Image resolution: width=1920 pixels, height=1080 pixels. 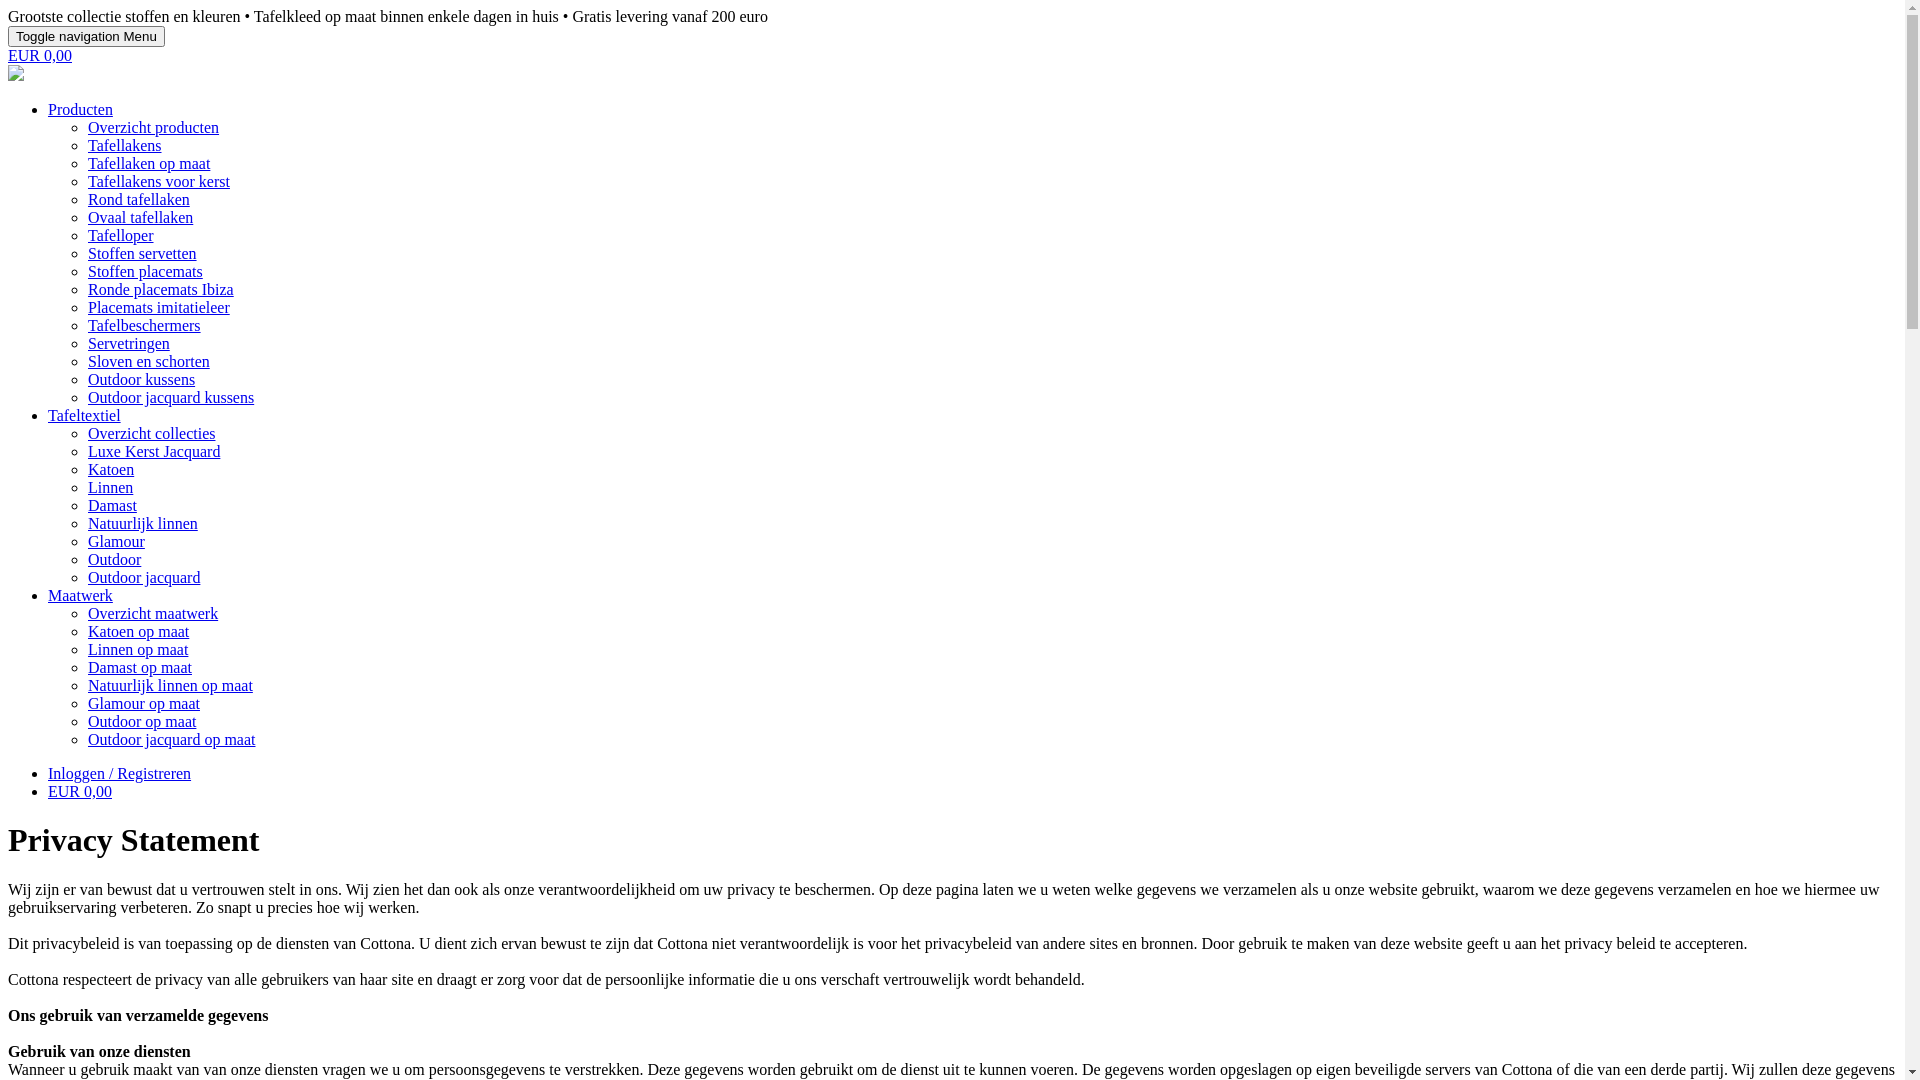 I want to click on 'Outdoor kussens', so click(x=140, y=379).